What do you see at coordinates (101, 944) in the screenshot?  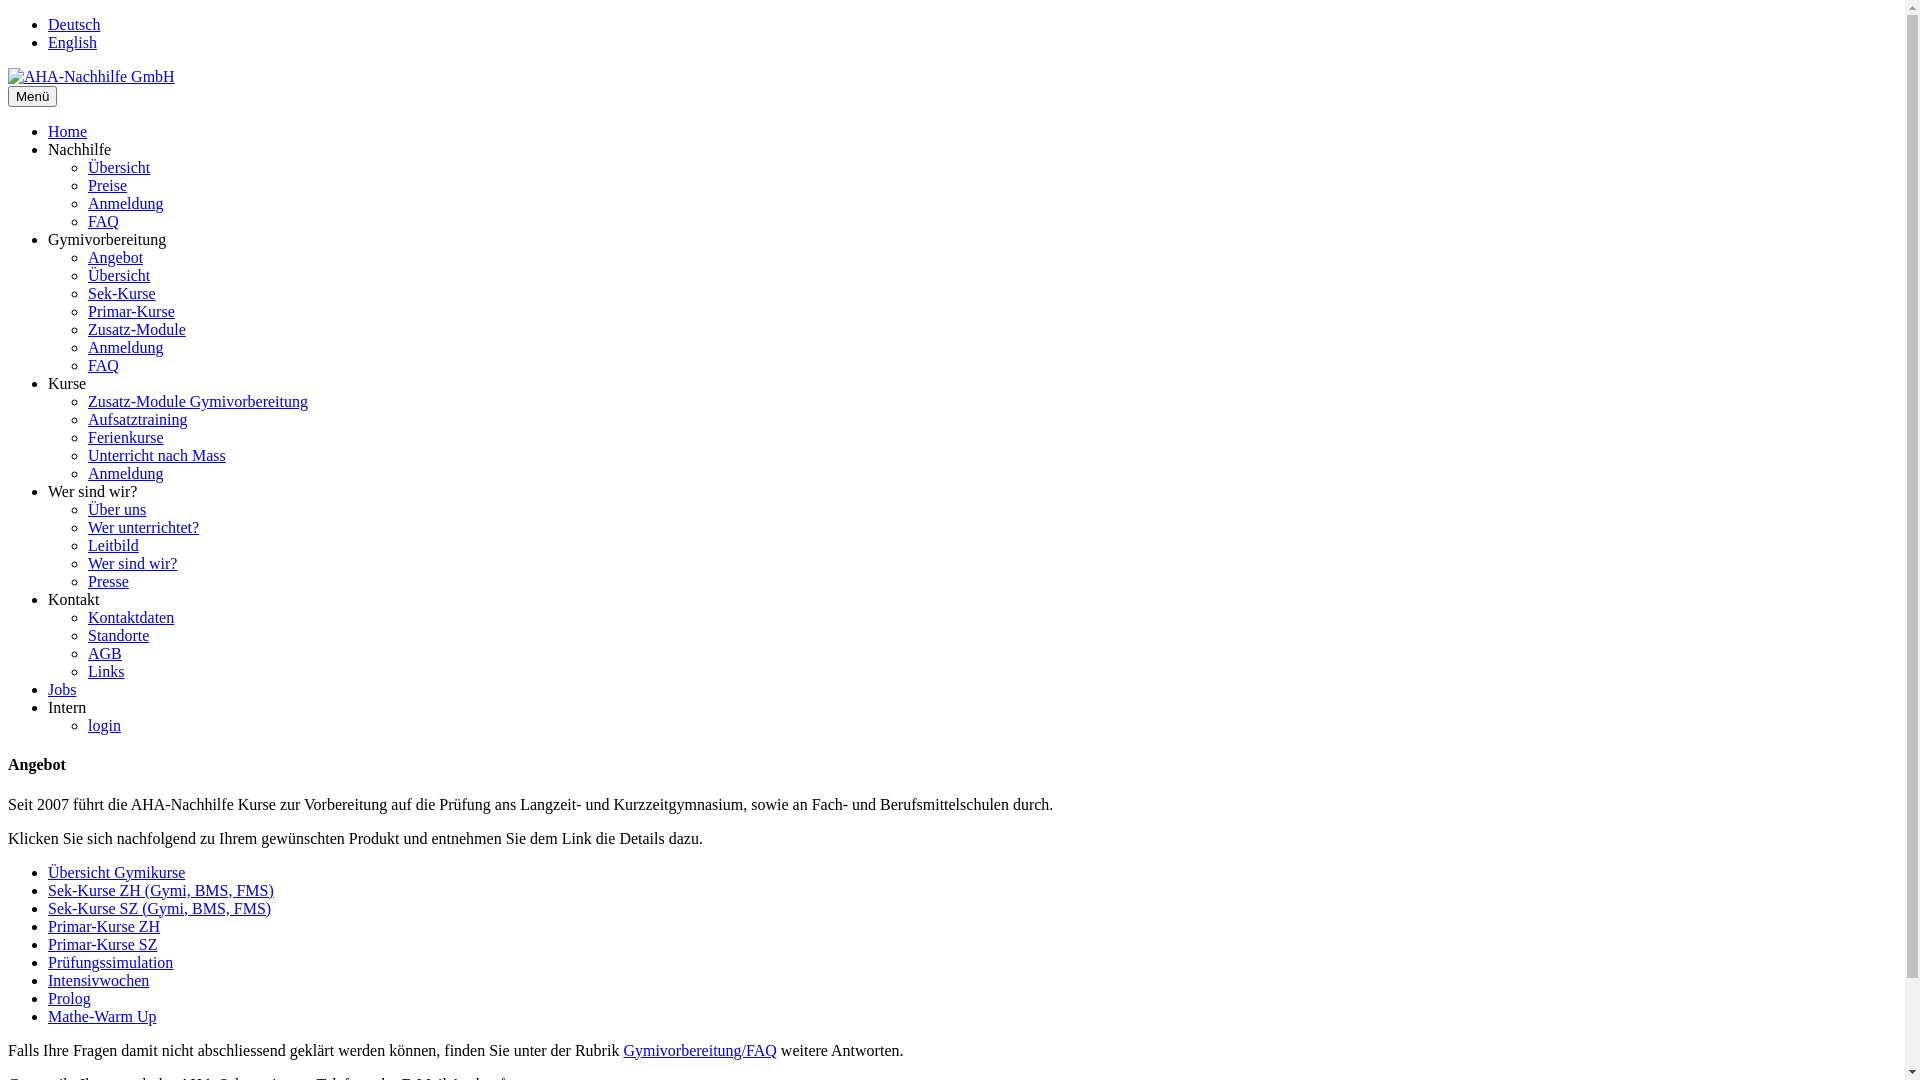 I see `'Primar-Kurse SZ'` at bounding box center [101, 944].